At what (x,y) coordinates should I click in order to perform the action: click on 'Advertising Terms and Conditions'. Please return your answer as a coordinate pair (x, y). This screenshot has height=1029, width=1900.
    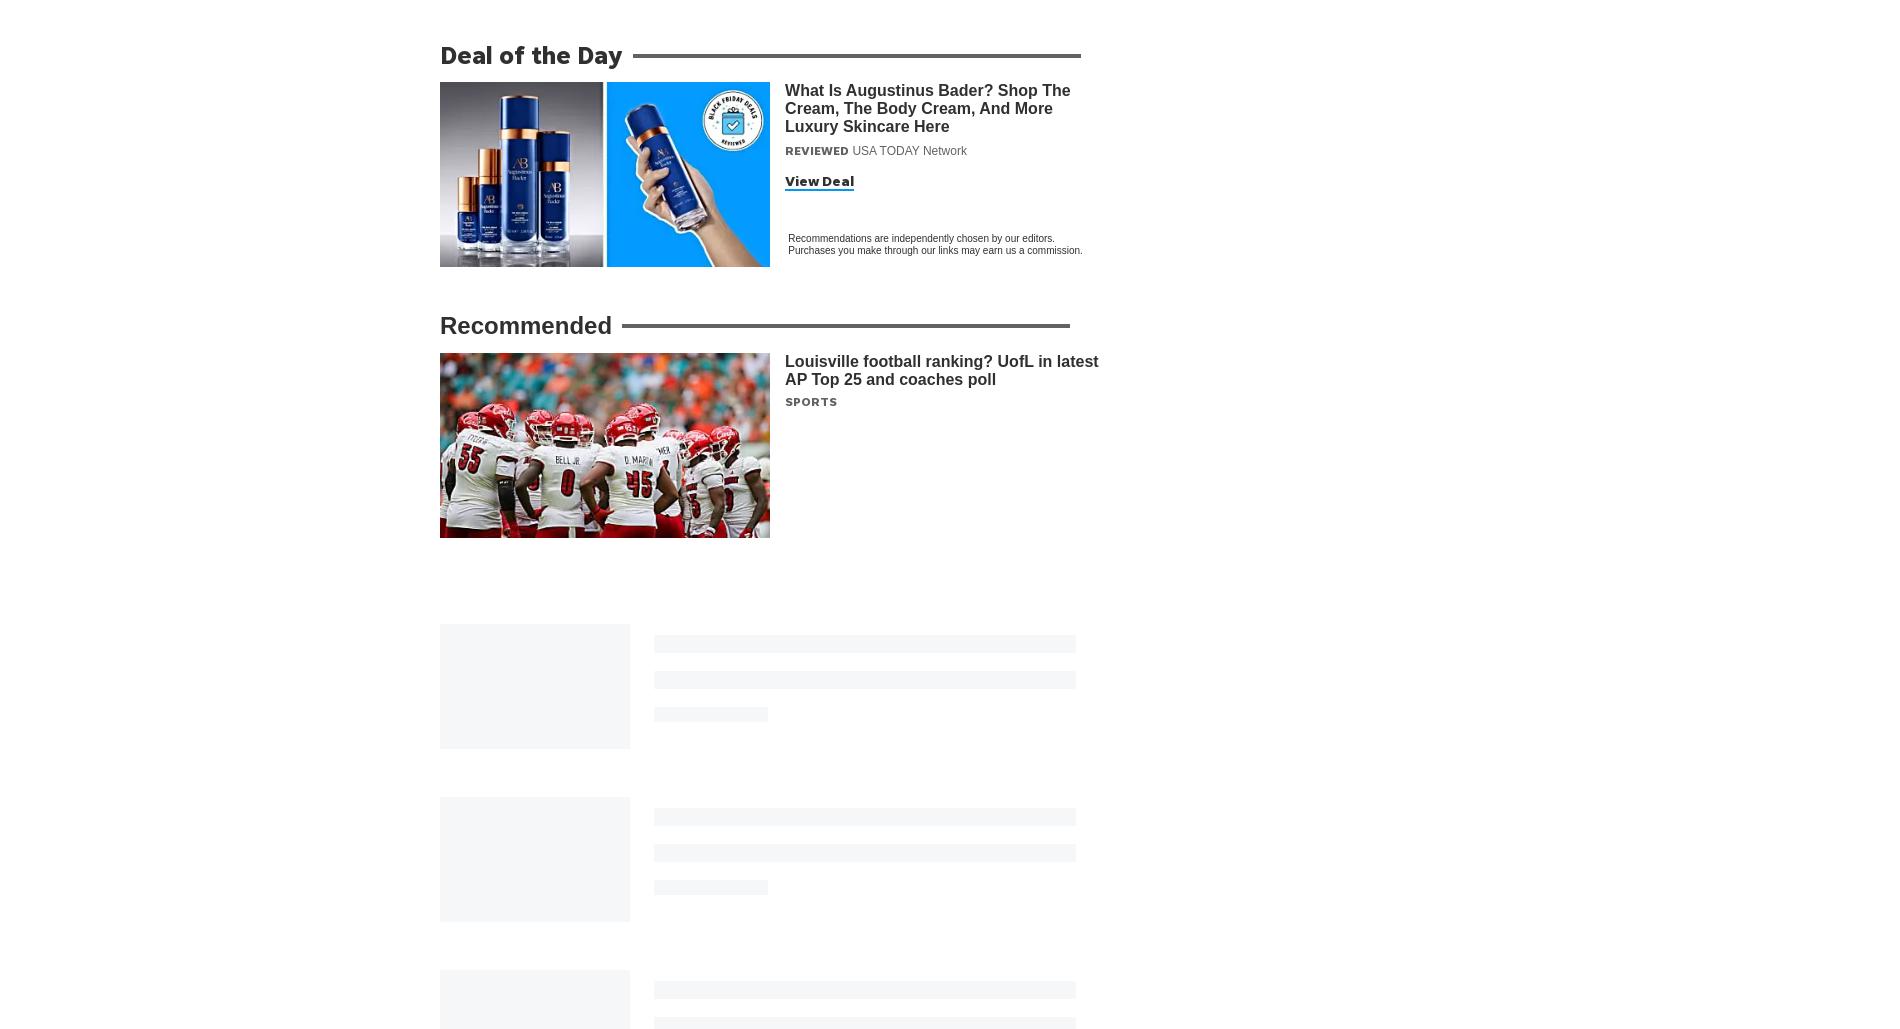
    Looking at the image, I should click on (832, 1017).